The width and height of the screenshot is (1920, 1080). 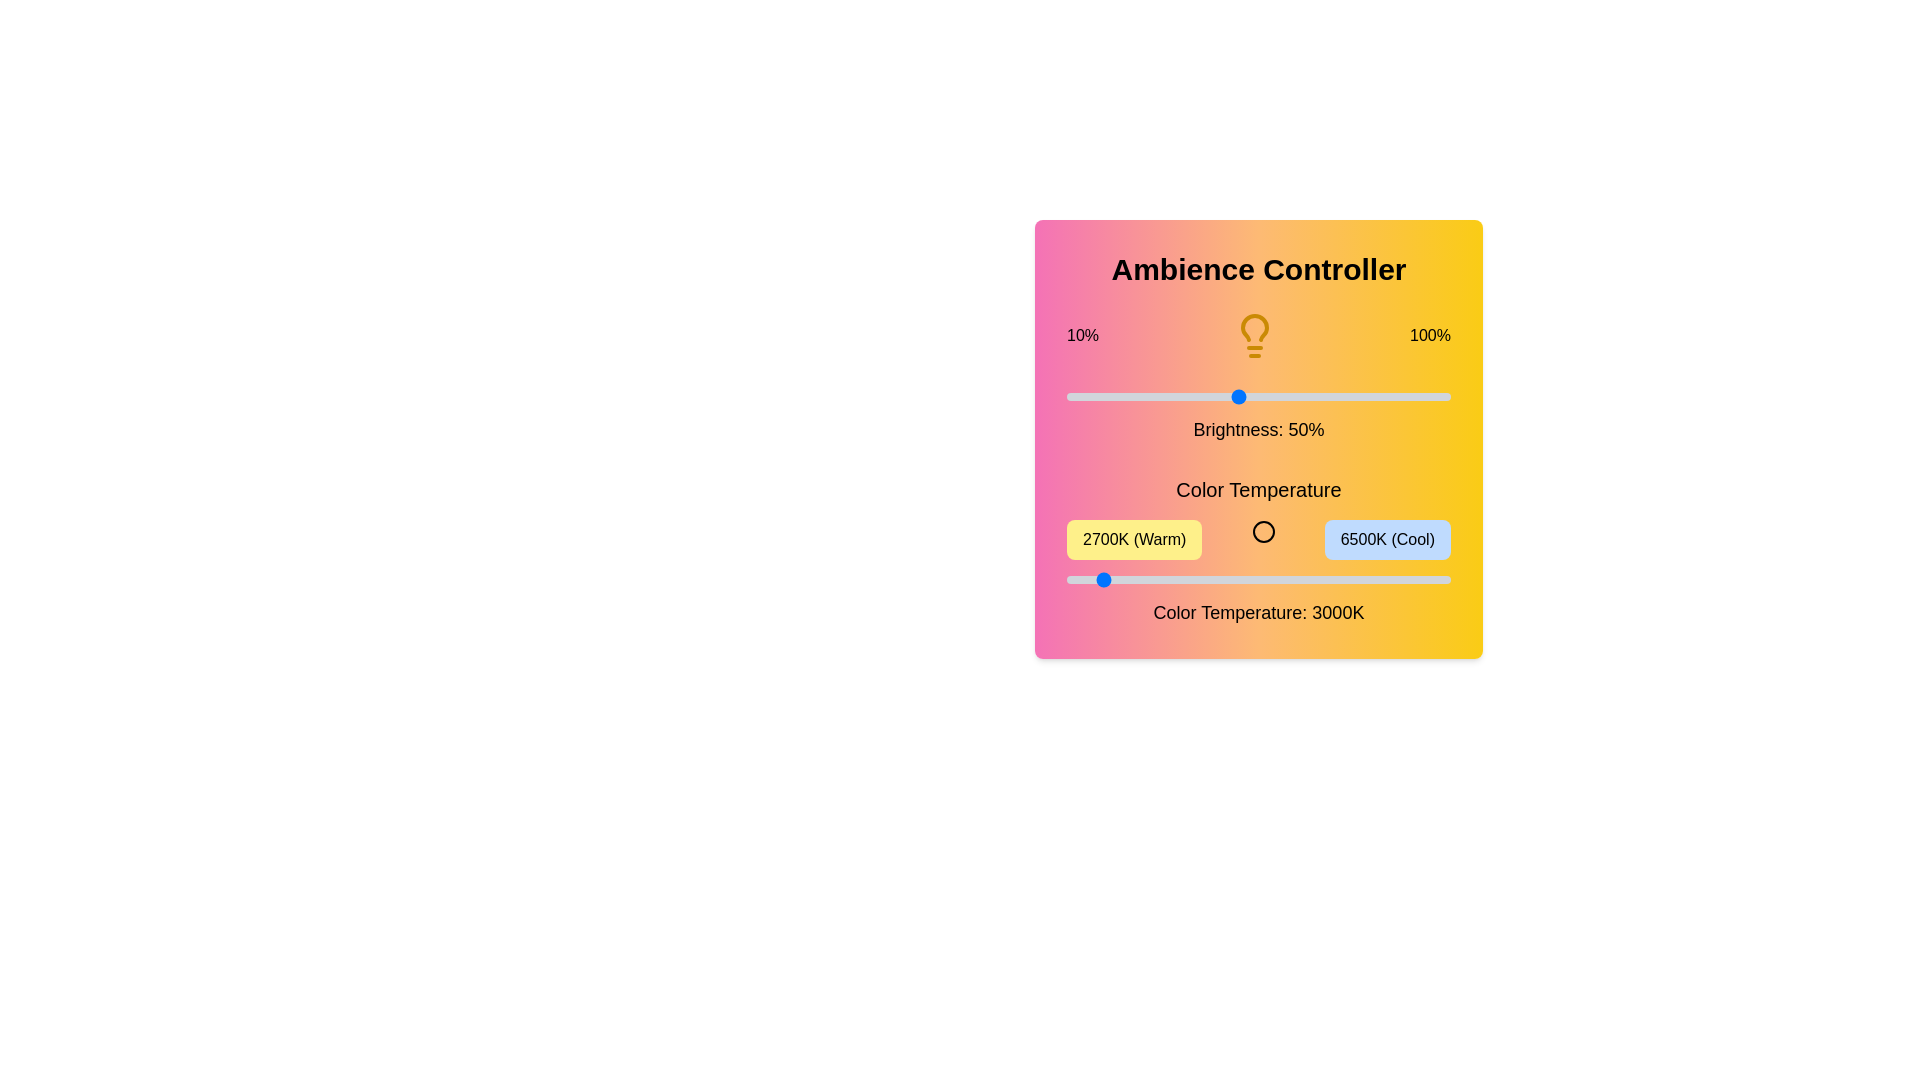 I want to click on the color temperature slider to 3268 K, so click(x=1124, y=579).